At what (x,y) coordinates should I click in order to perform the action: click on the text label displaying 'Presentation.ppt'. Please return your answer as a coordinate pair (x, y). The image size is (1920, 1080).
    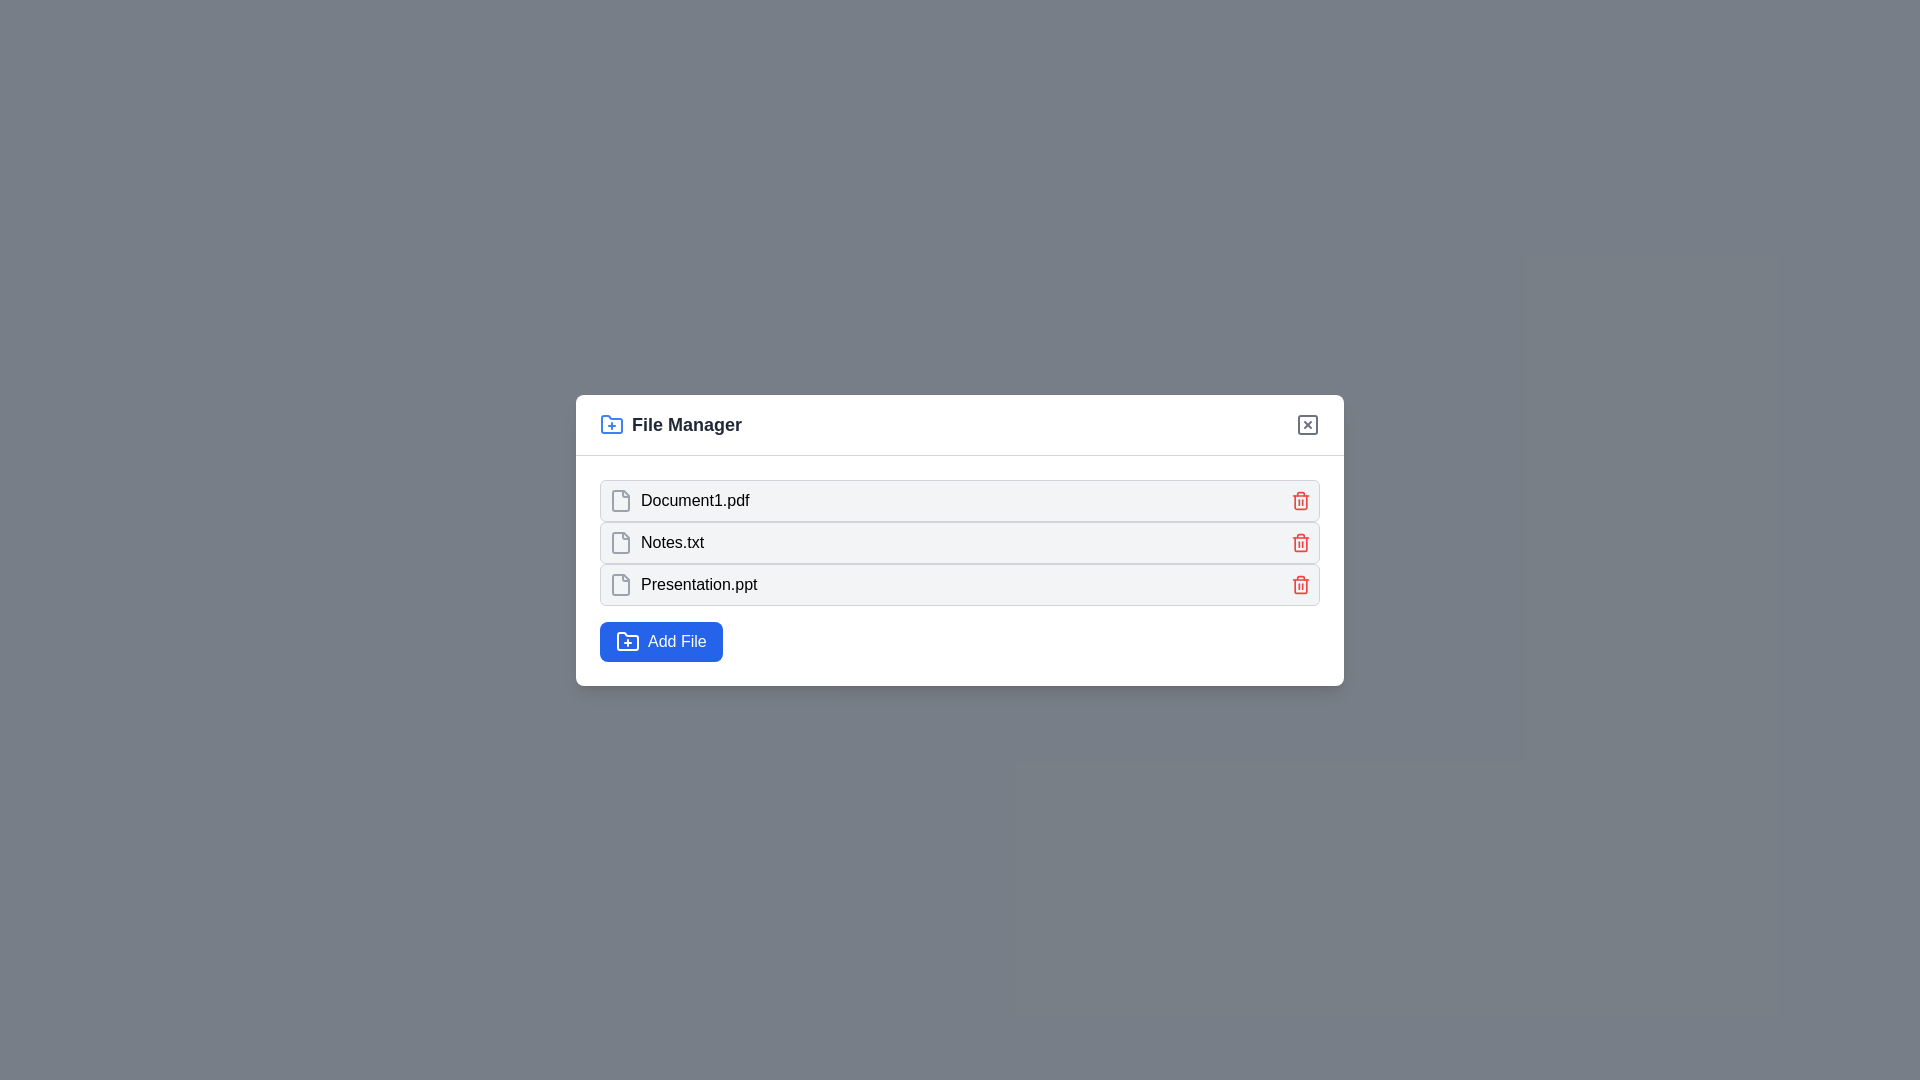
    Looking at the image, I should click on (699, 583).